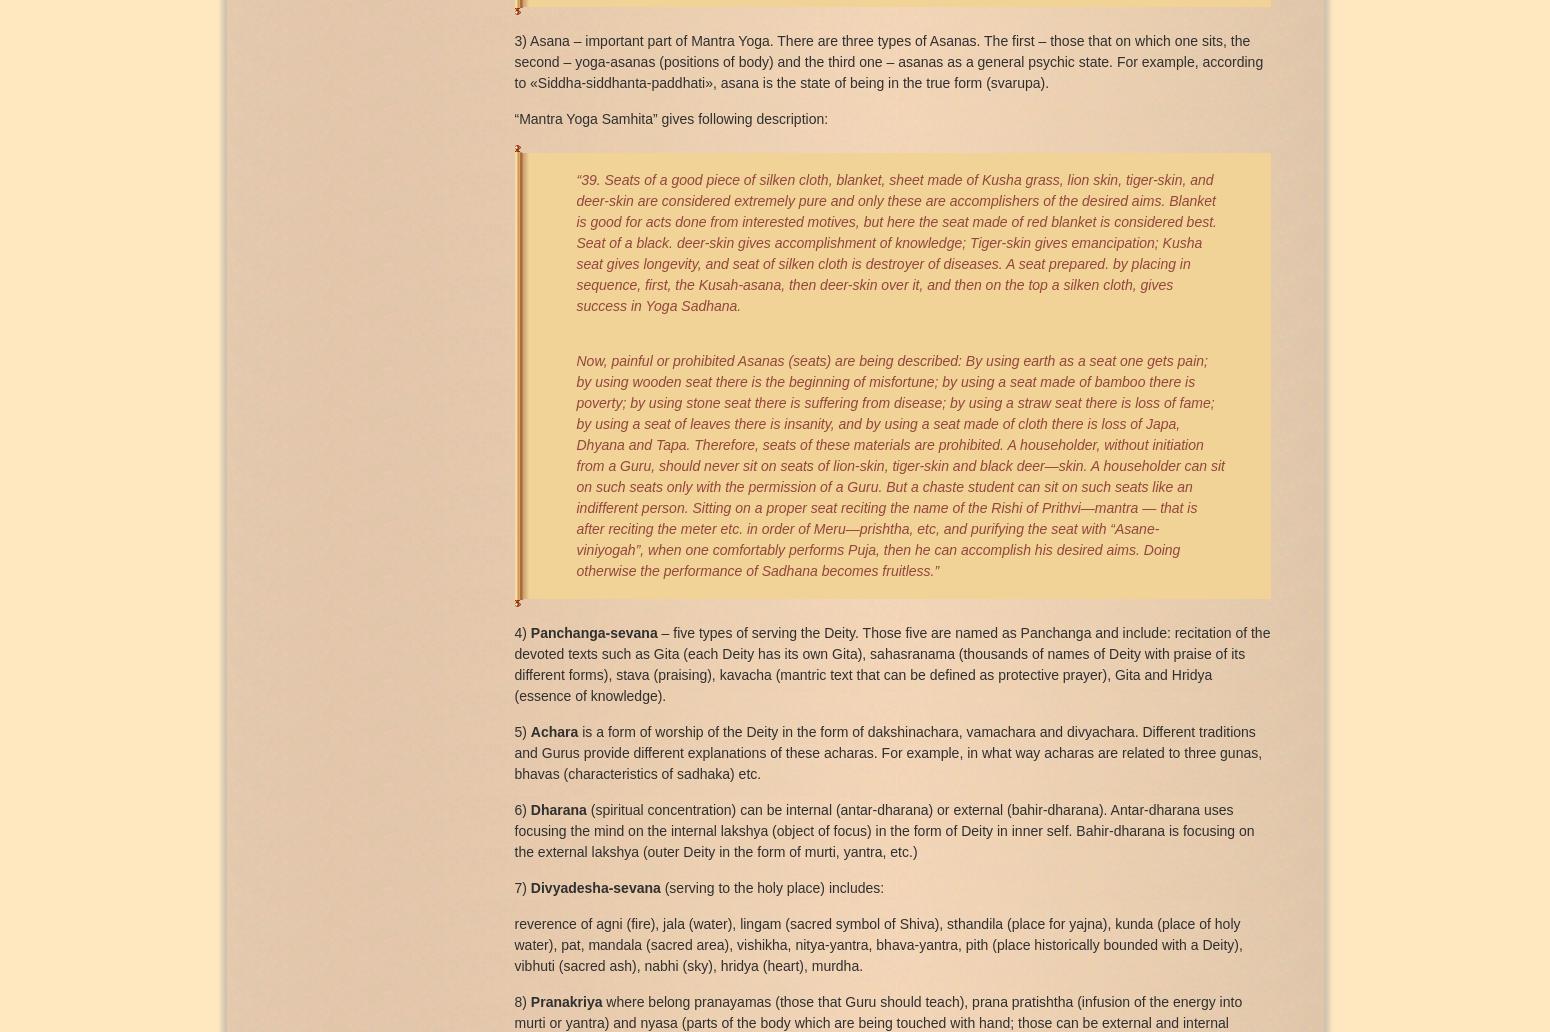  Describe the element at coordinates (512, 830) in the screenshot. I see `'(spiritual concentration) can be internal (antar-dharana) or external (bahir-dharana). Antar-dharana uses focusing the mind on the internal lakshya (object of focus) in the form of Deity in inner self. Bahir-dharana is focusing on the external lakshya (outer Deity in the form of murti, yantra, etc.)'` at that location.